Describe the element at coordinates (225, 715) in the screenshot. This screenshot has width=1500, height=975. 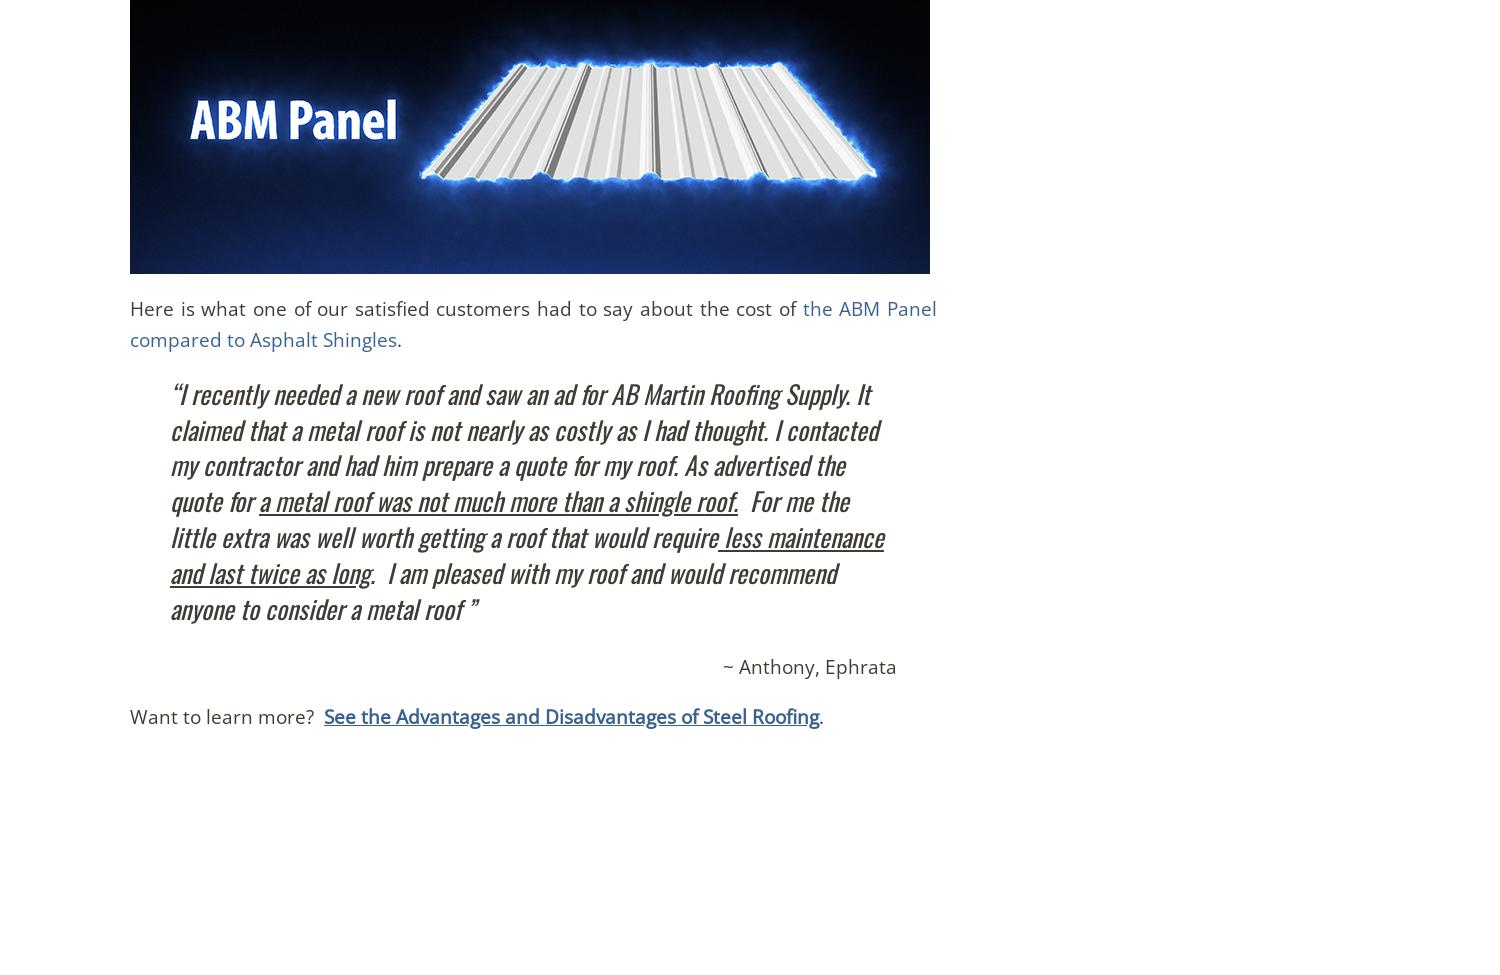
I see `'Want to learn more?'` at that location.